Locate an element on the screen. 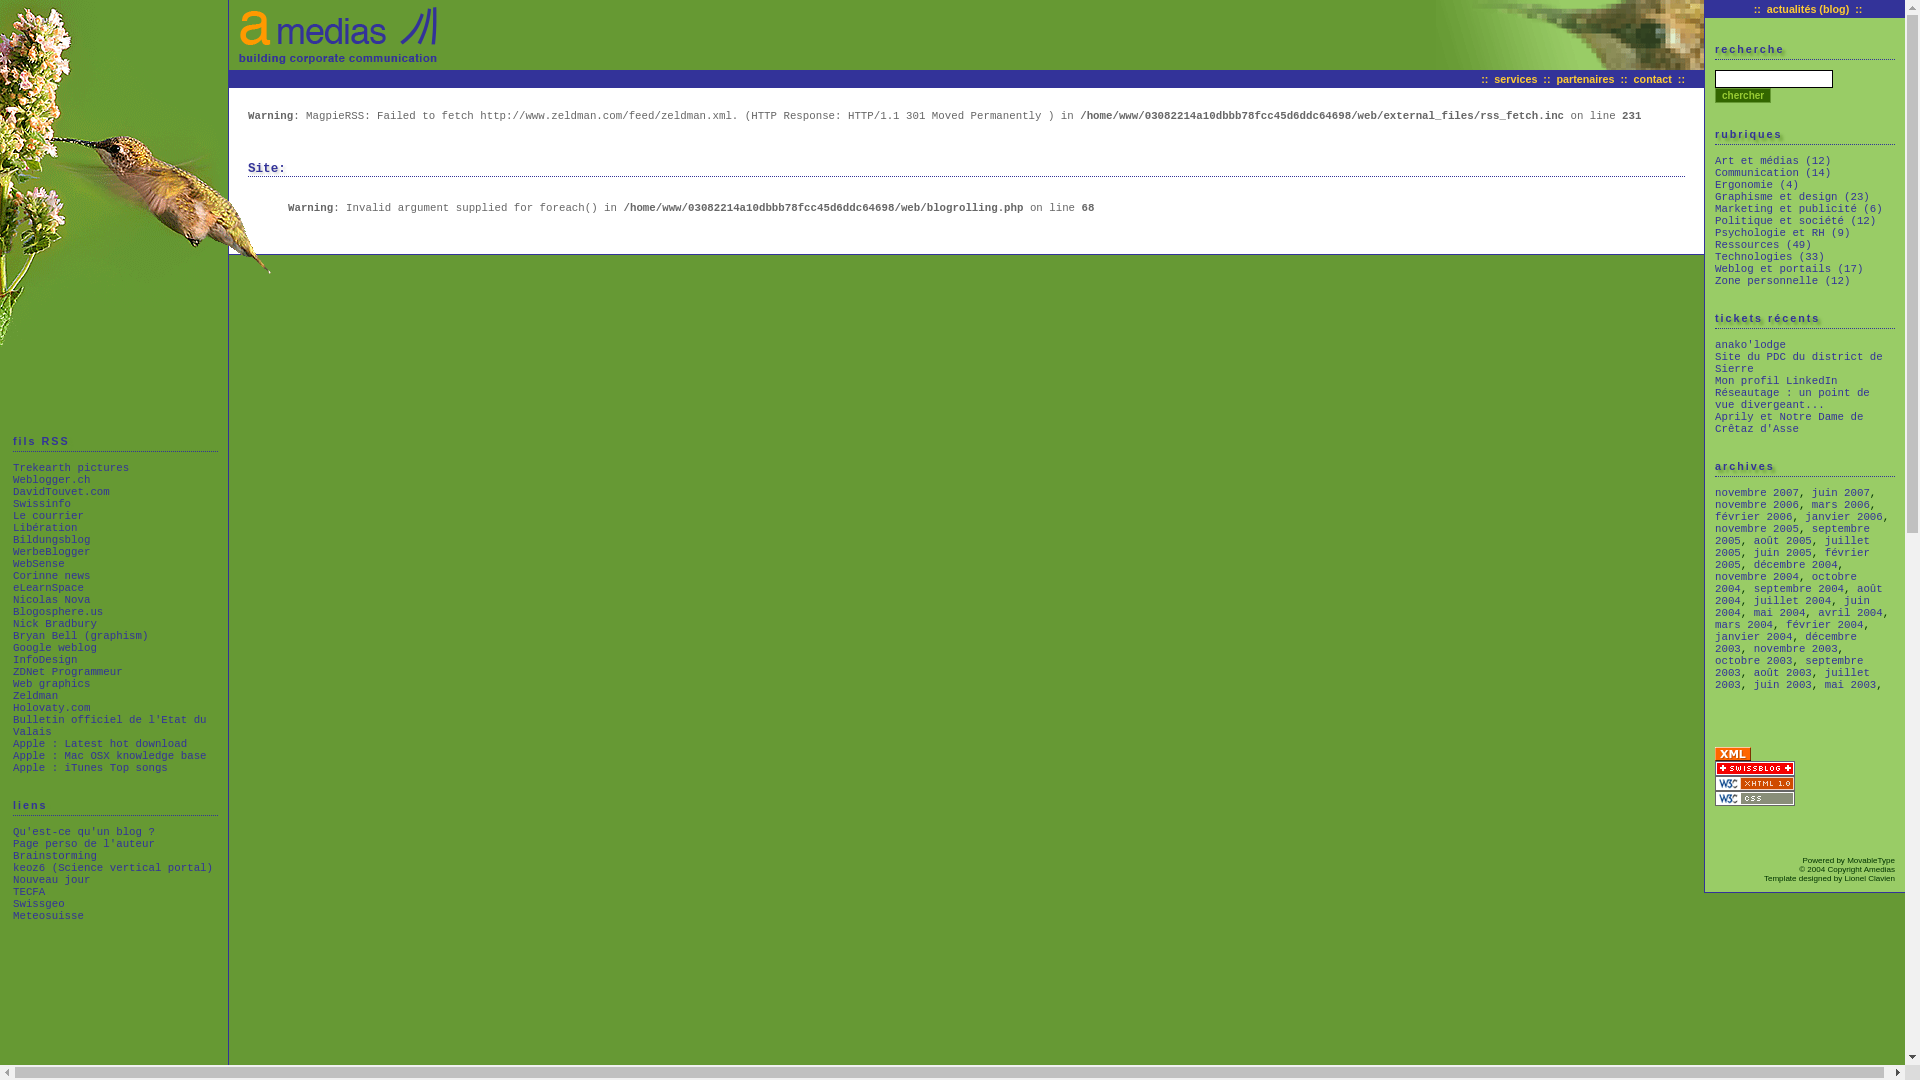  'Corinne news' is located at coordinates (51, 575).